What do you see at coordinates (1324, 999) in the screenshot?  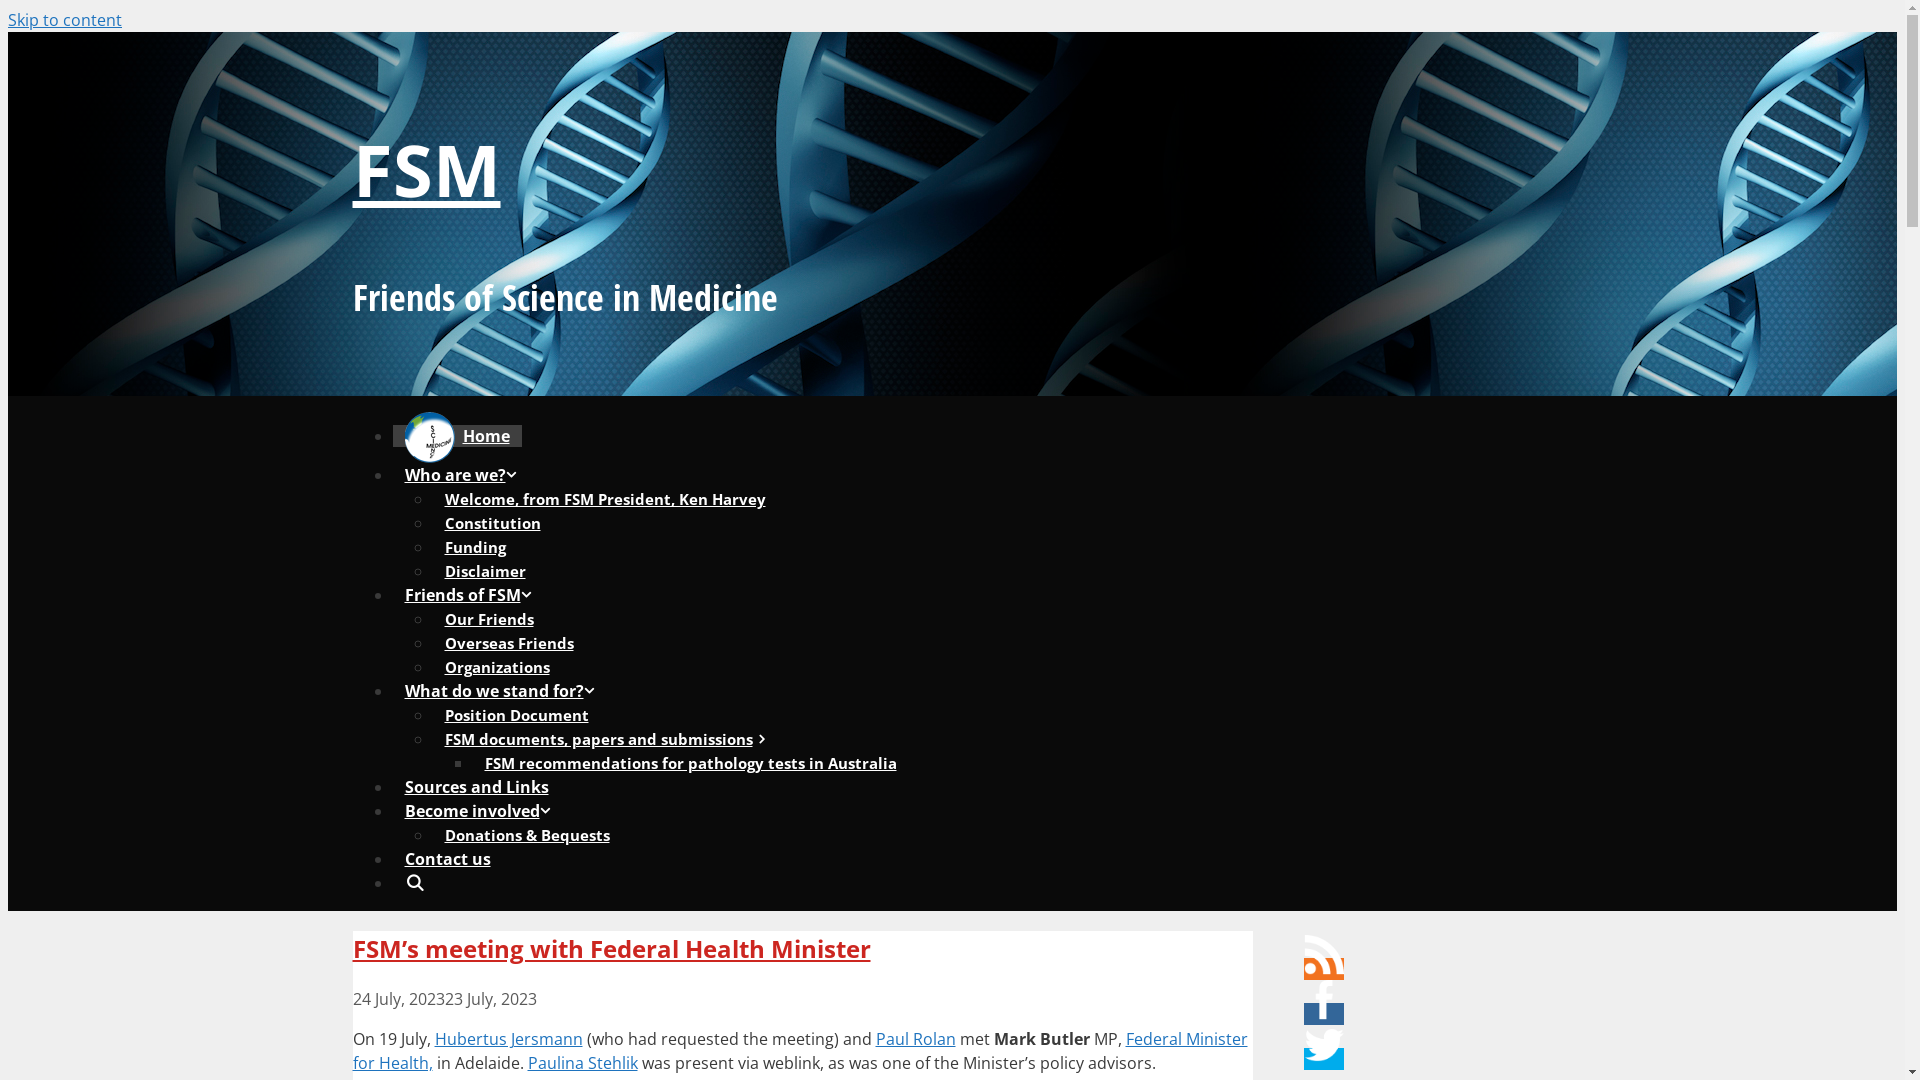 I see `'Facebook'` at bounding box center [1324, 999].